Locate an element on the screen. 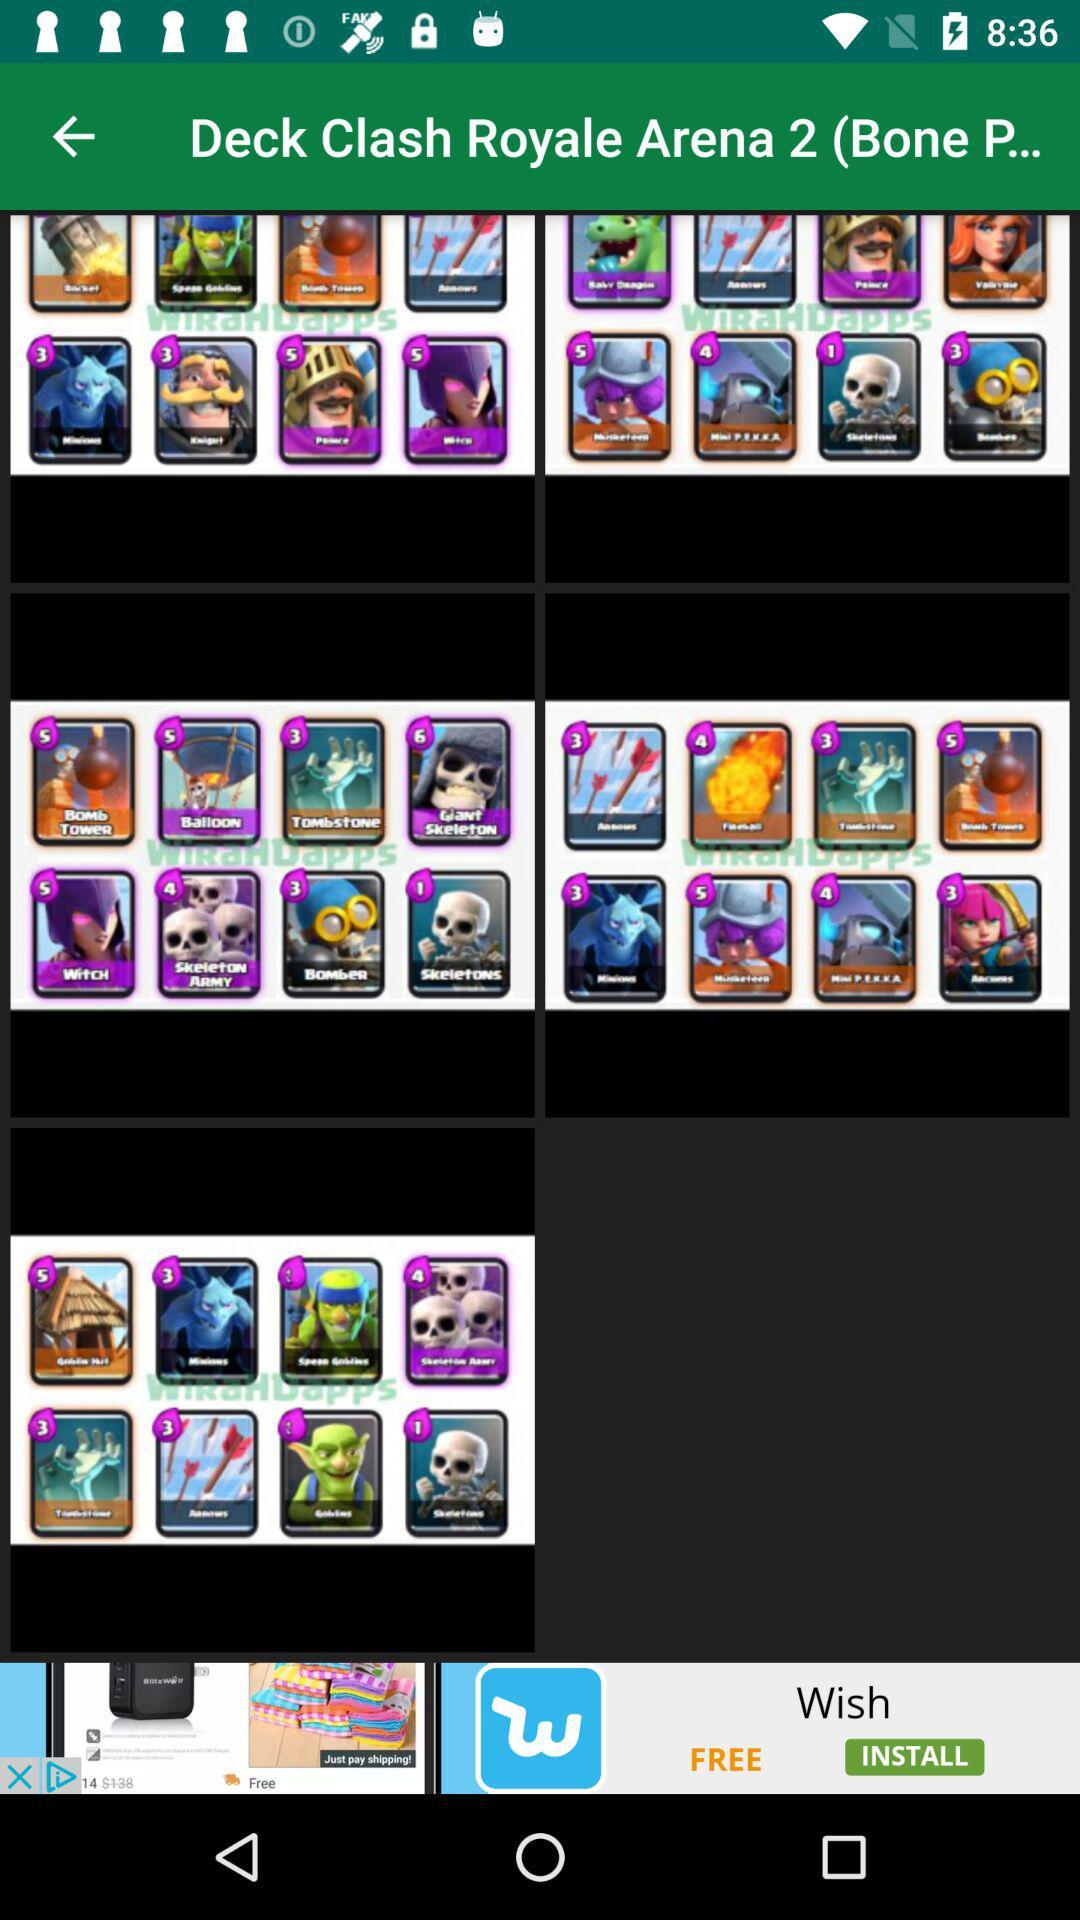  the first image is located at coordinates (273, 396).